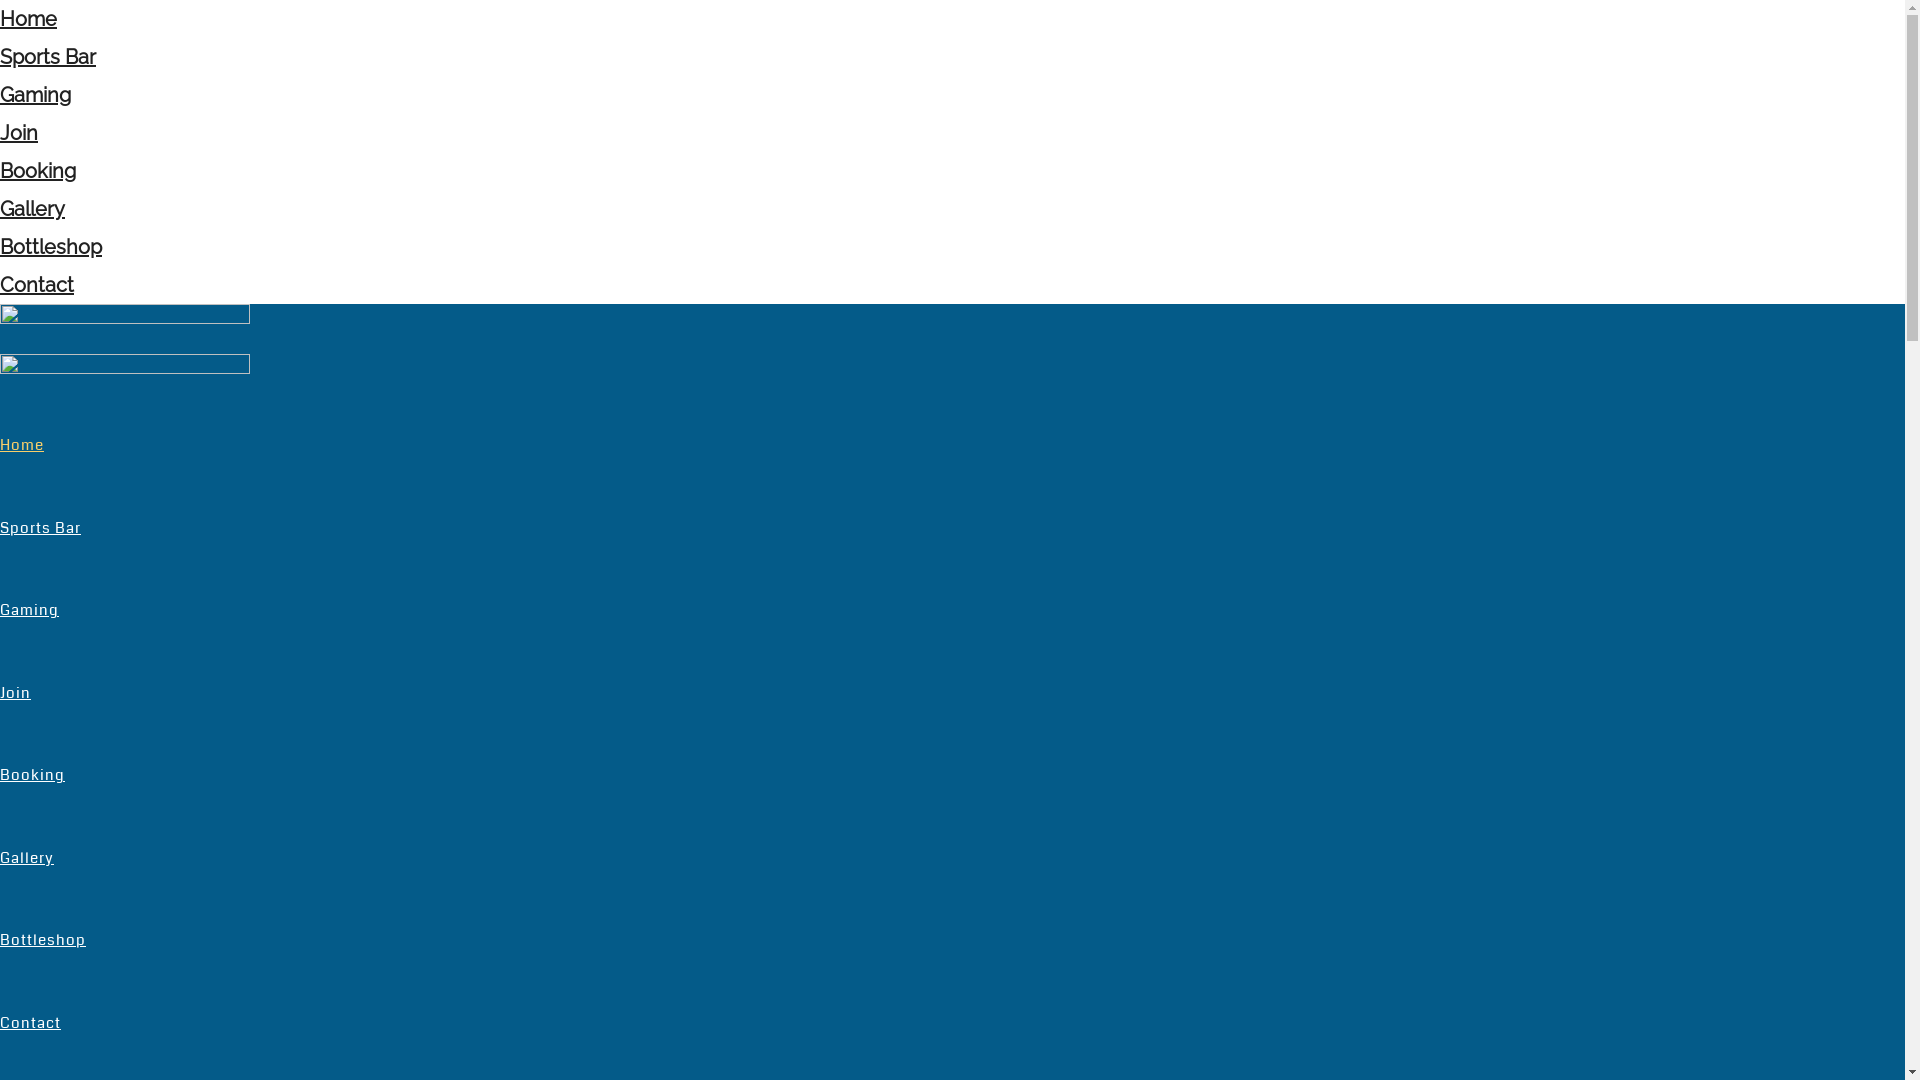  Describe the element at coordinates (0, 940) in the screenshot. I see `'Bottleshop'` at that location.